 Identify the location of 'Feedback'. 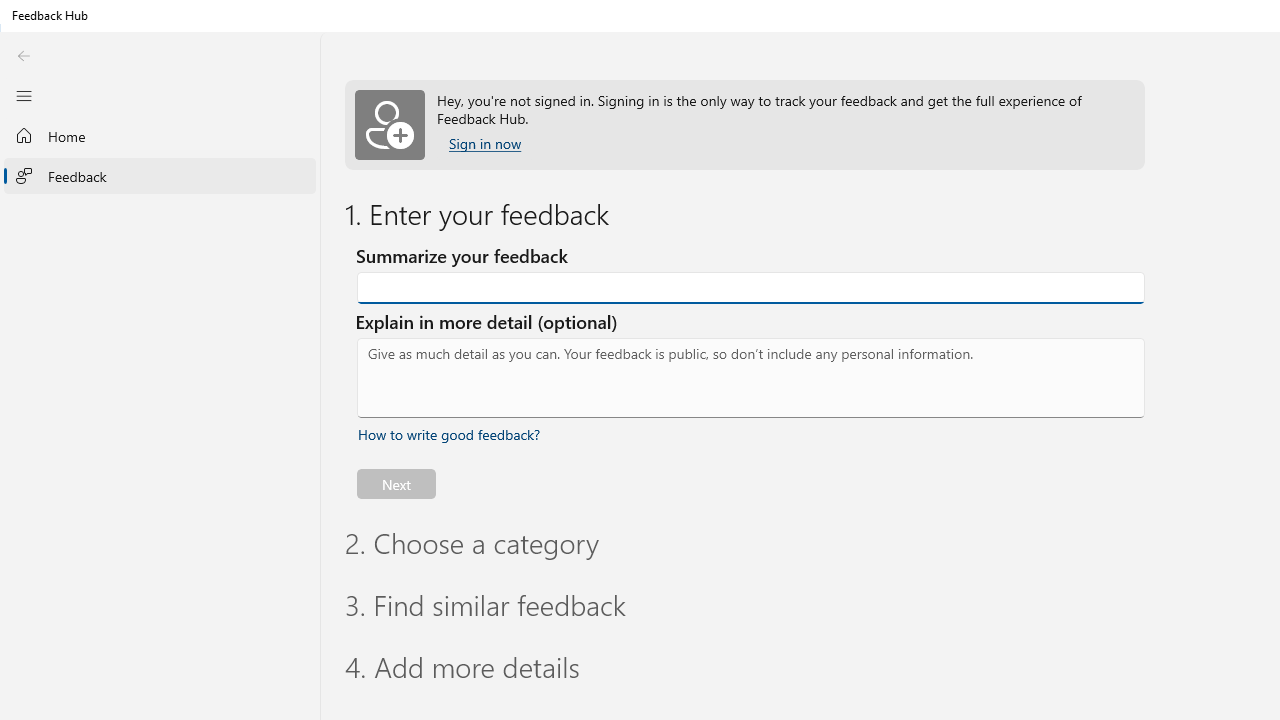
(160, 174).